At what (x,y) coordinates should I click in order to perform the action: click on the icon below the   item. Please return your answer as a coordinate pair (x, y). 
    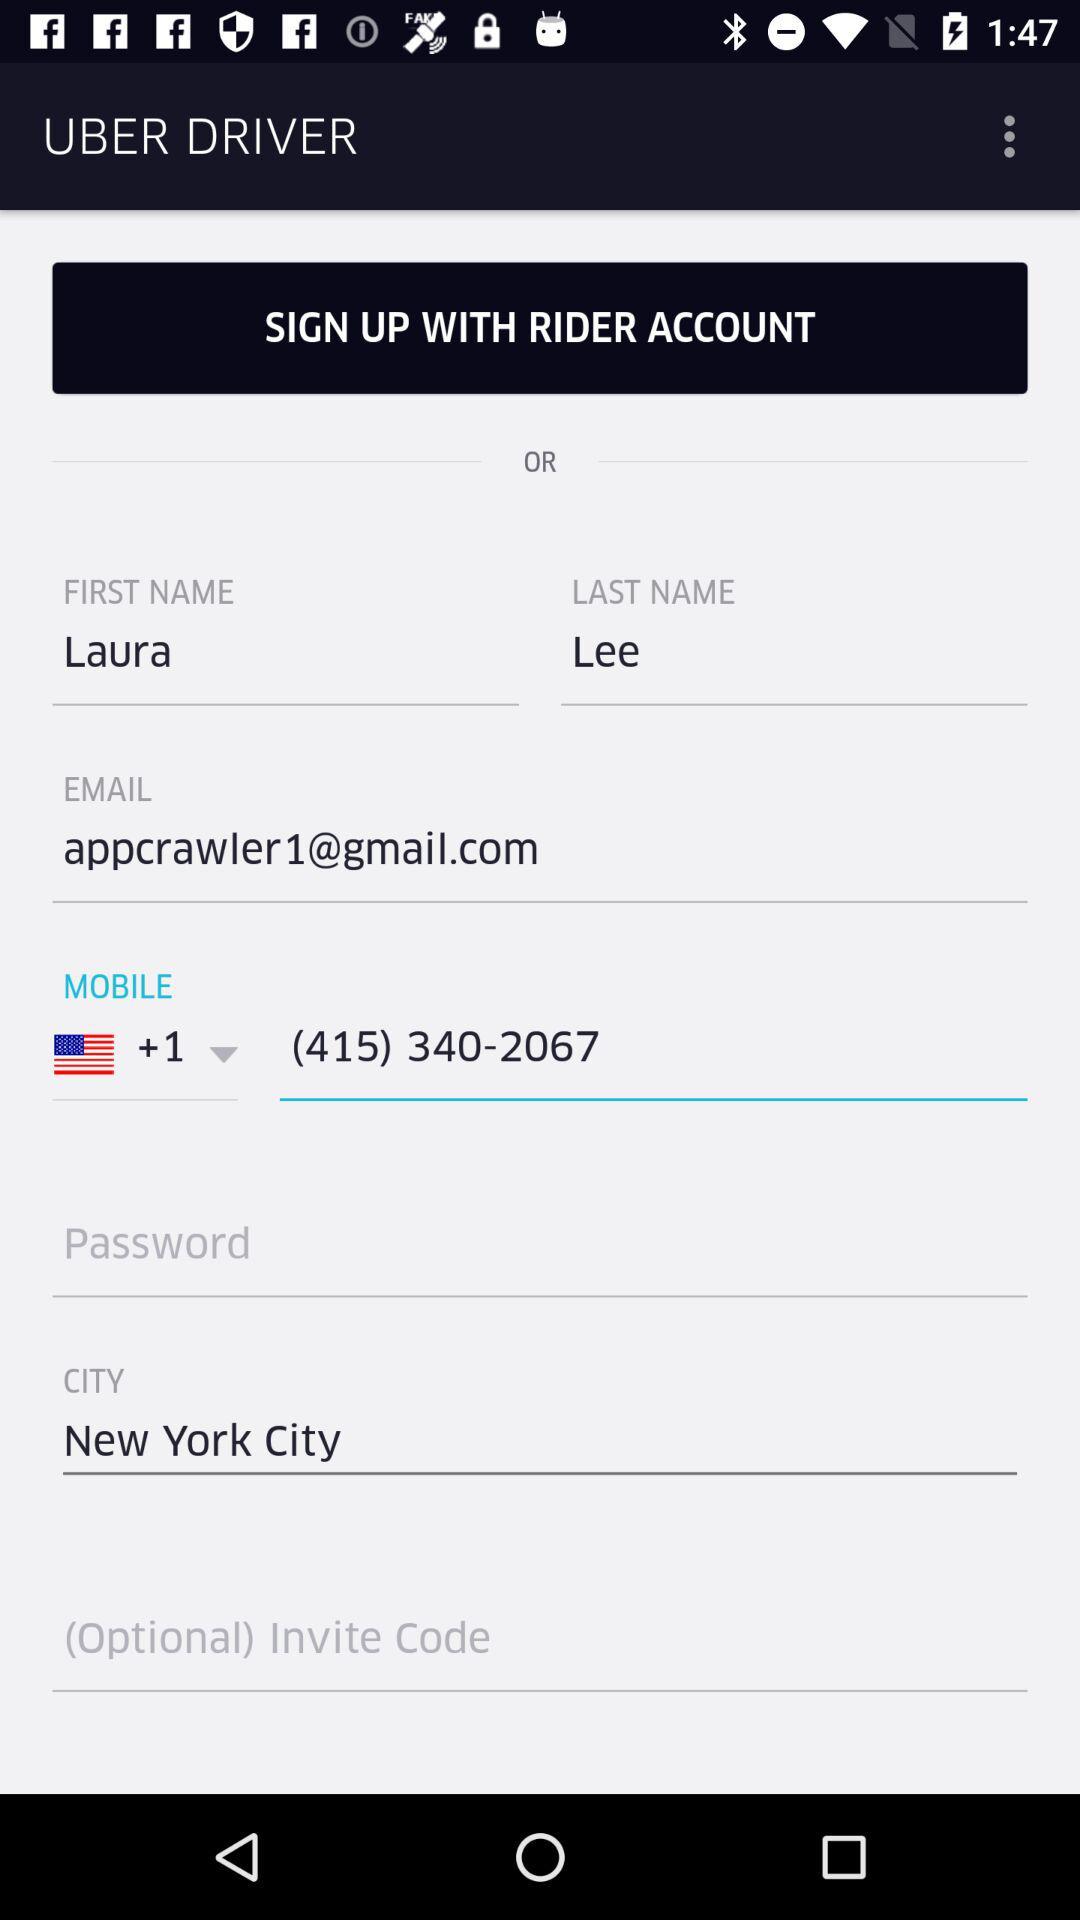
    Looking at the image, I should click on (653, 1053).